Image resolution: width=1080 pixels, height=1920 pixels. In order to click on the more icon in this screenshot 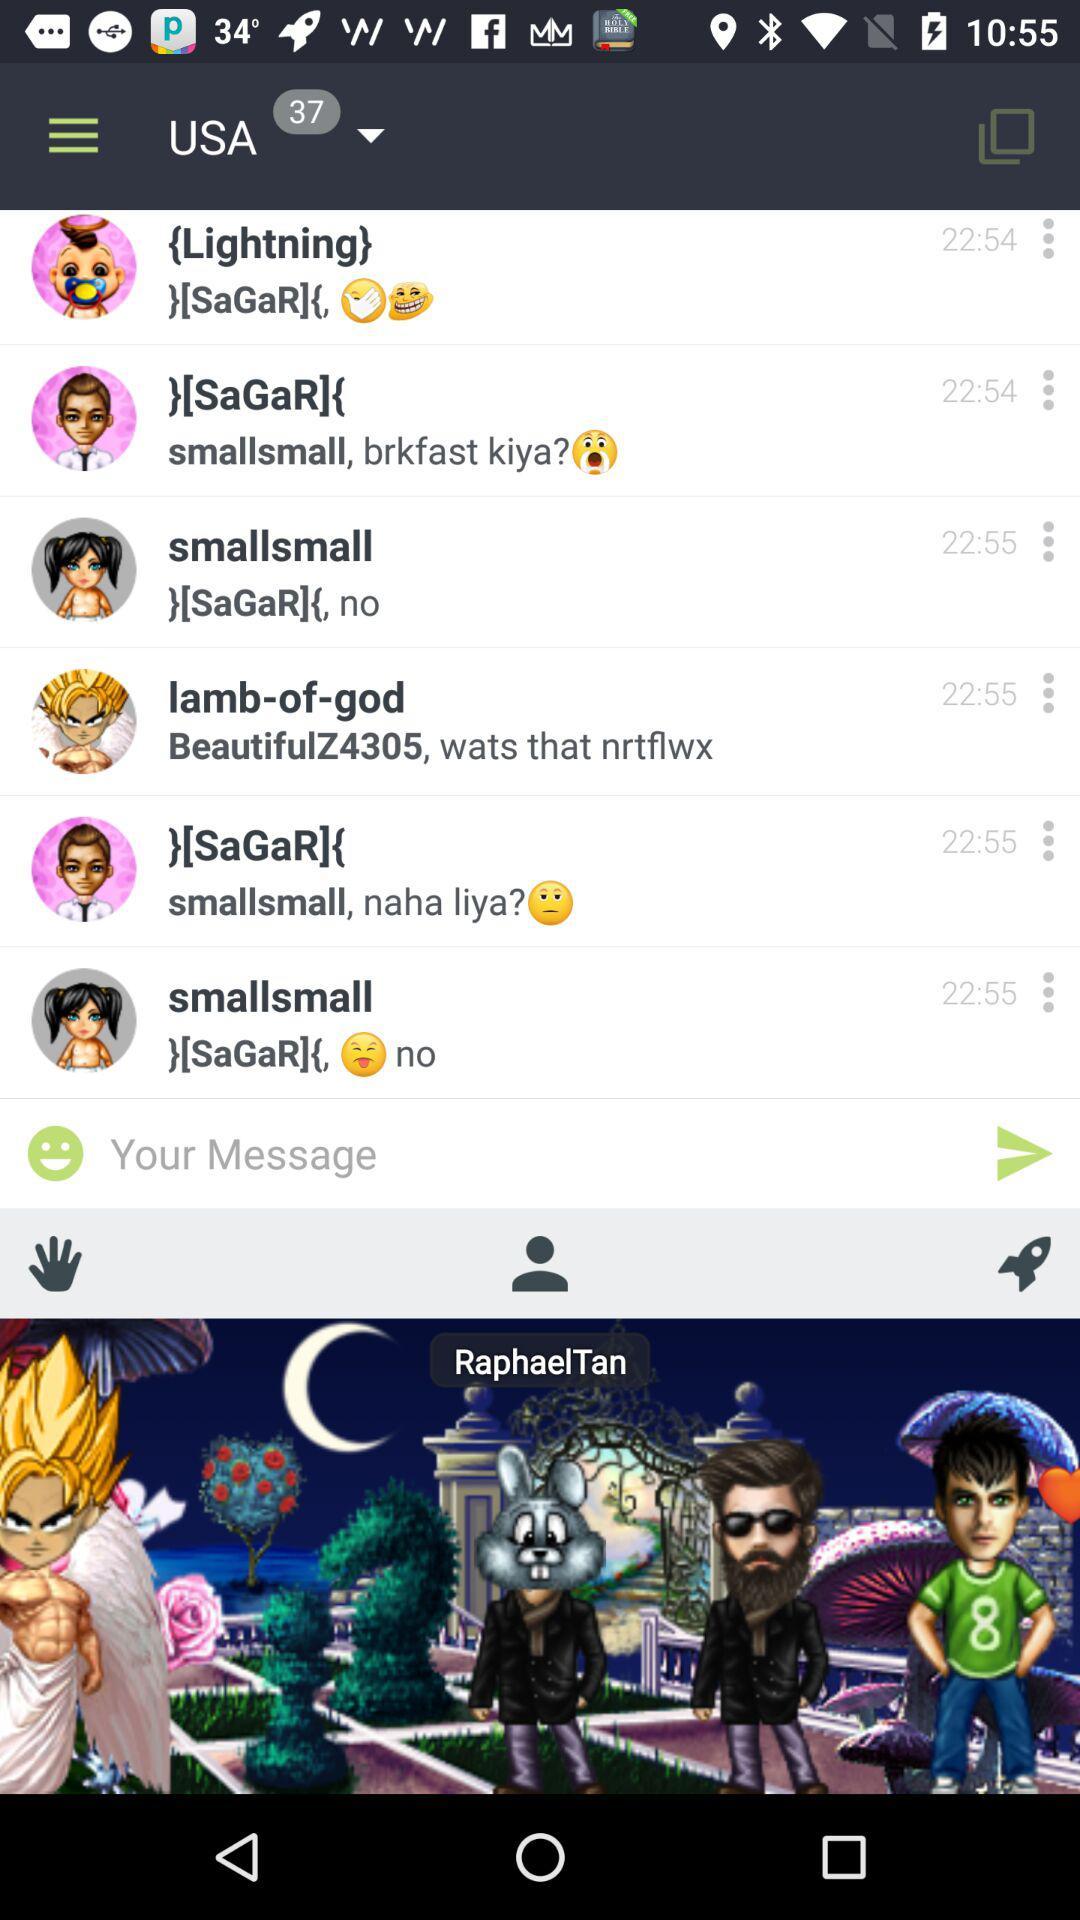, I will do `click(1047, 992)`.